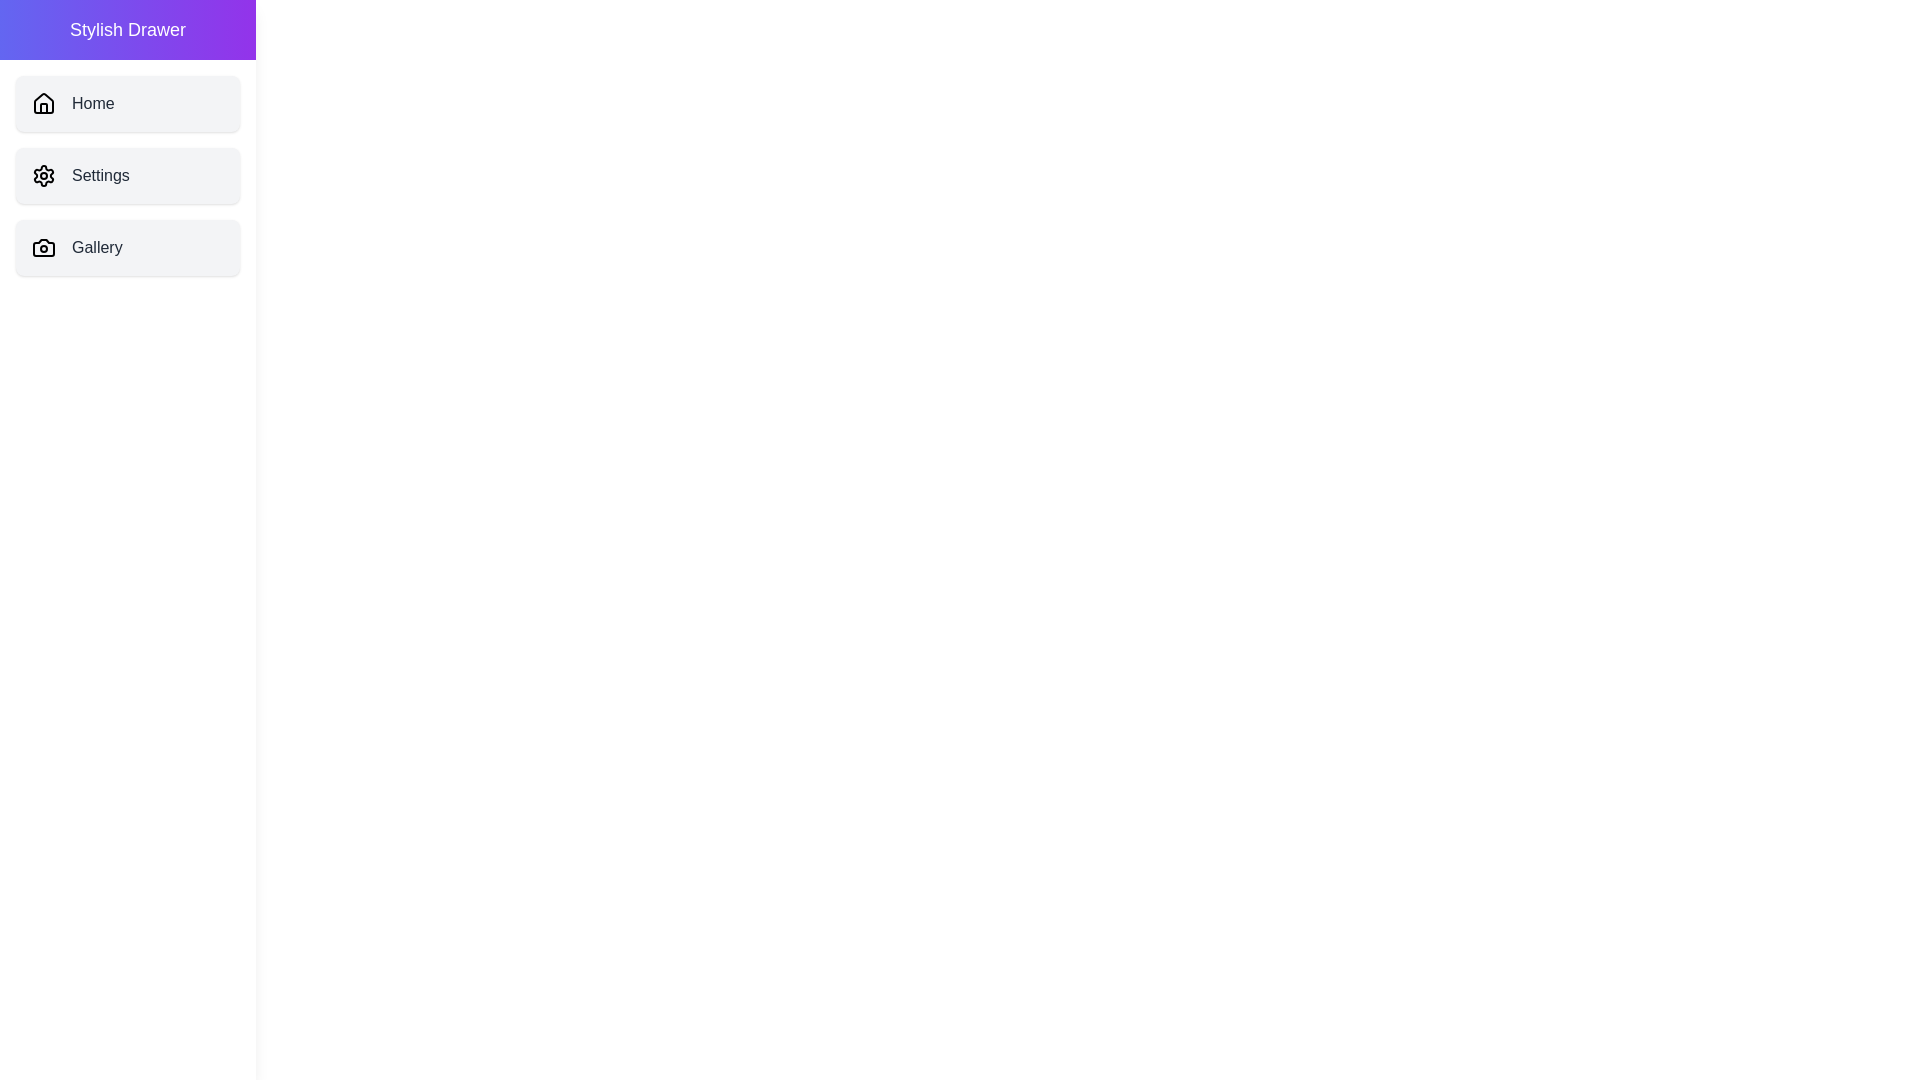  What do you see at coordinates (127, 104) in the screenshot?
I see `the menu item Home from the StylishDrawer component` at bounding box center [127, 104].